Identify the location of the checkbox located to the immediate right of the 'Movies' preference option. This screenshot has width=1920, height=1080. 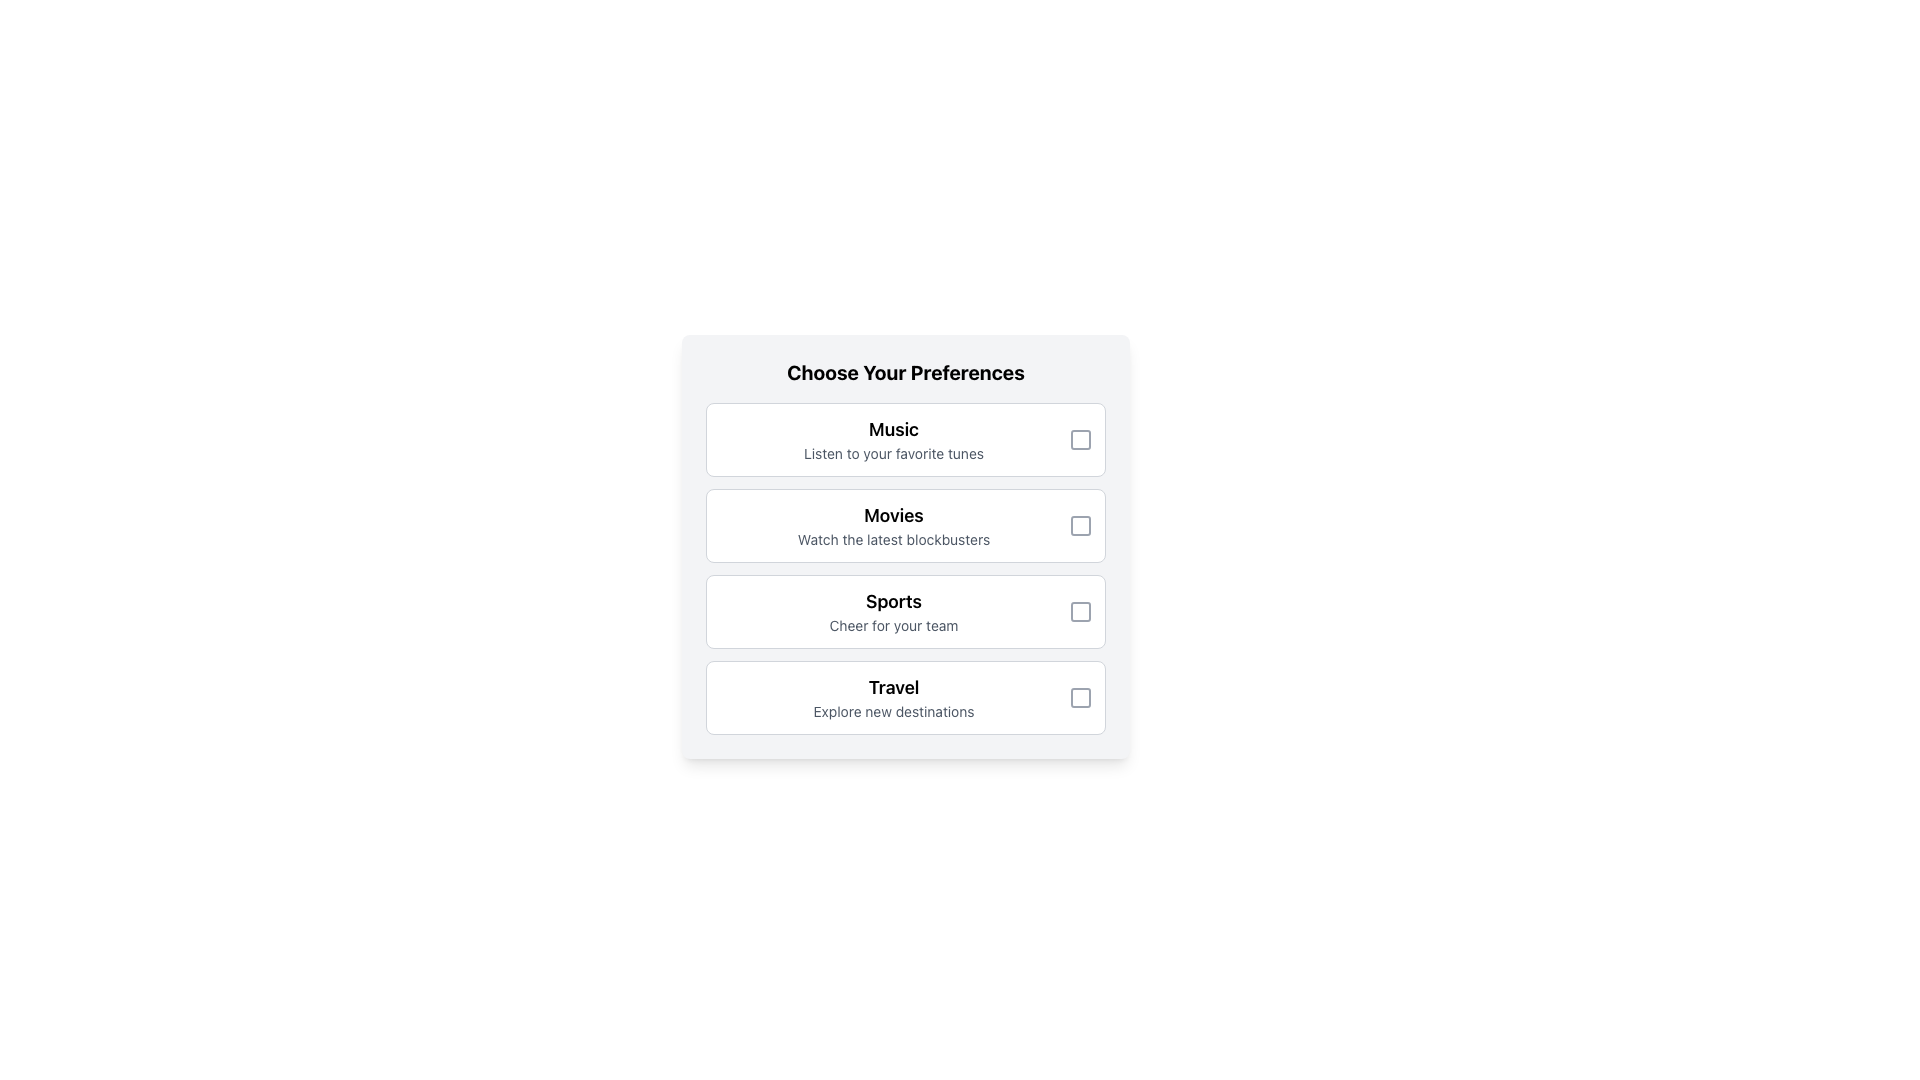
(1079, 524).